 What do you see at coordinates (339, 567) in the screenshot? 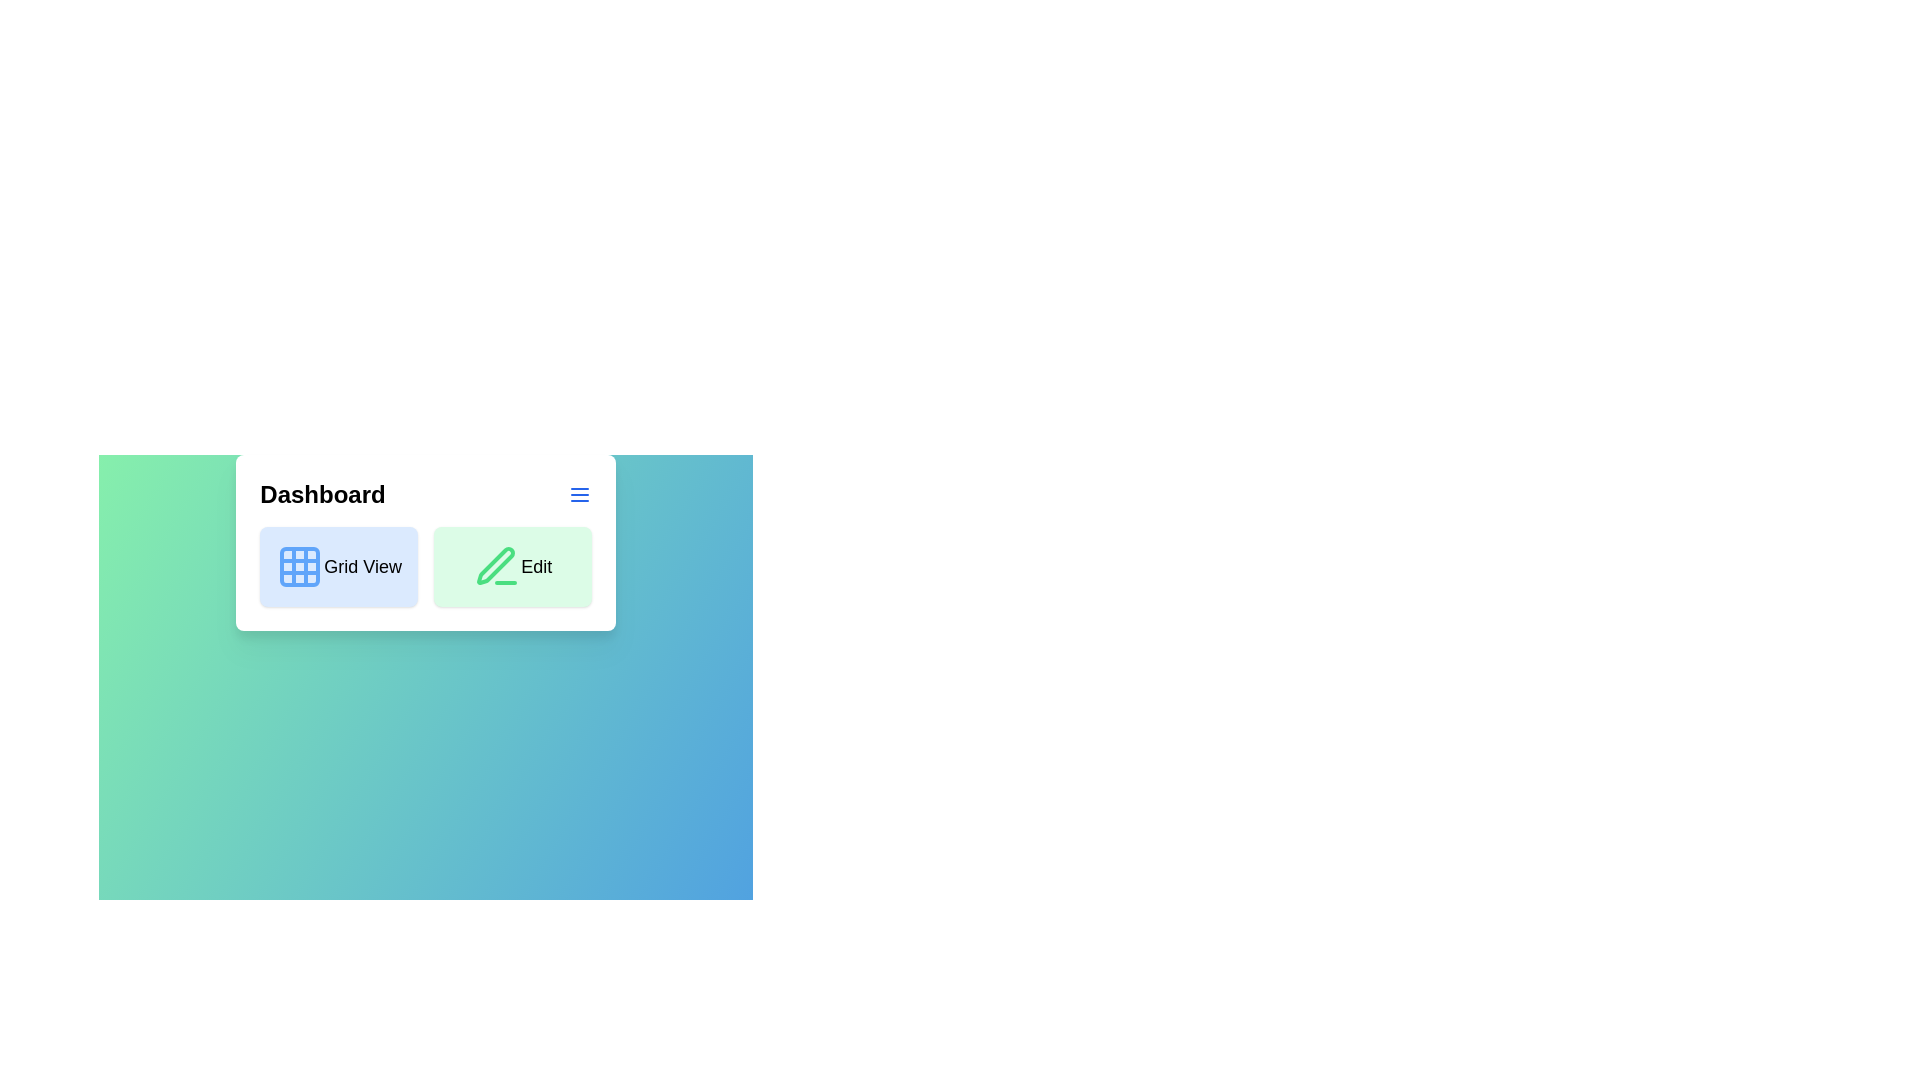
I see `the 'Grid View' button to select the grid view option` at bounding box center [339, 567].